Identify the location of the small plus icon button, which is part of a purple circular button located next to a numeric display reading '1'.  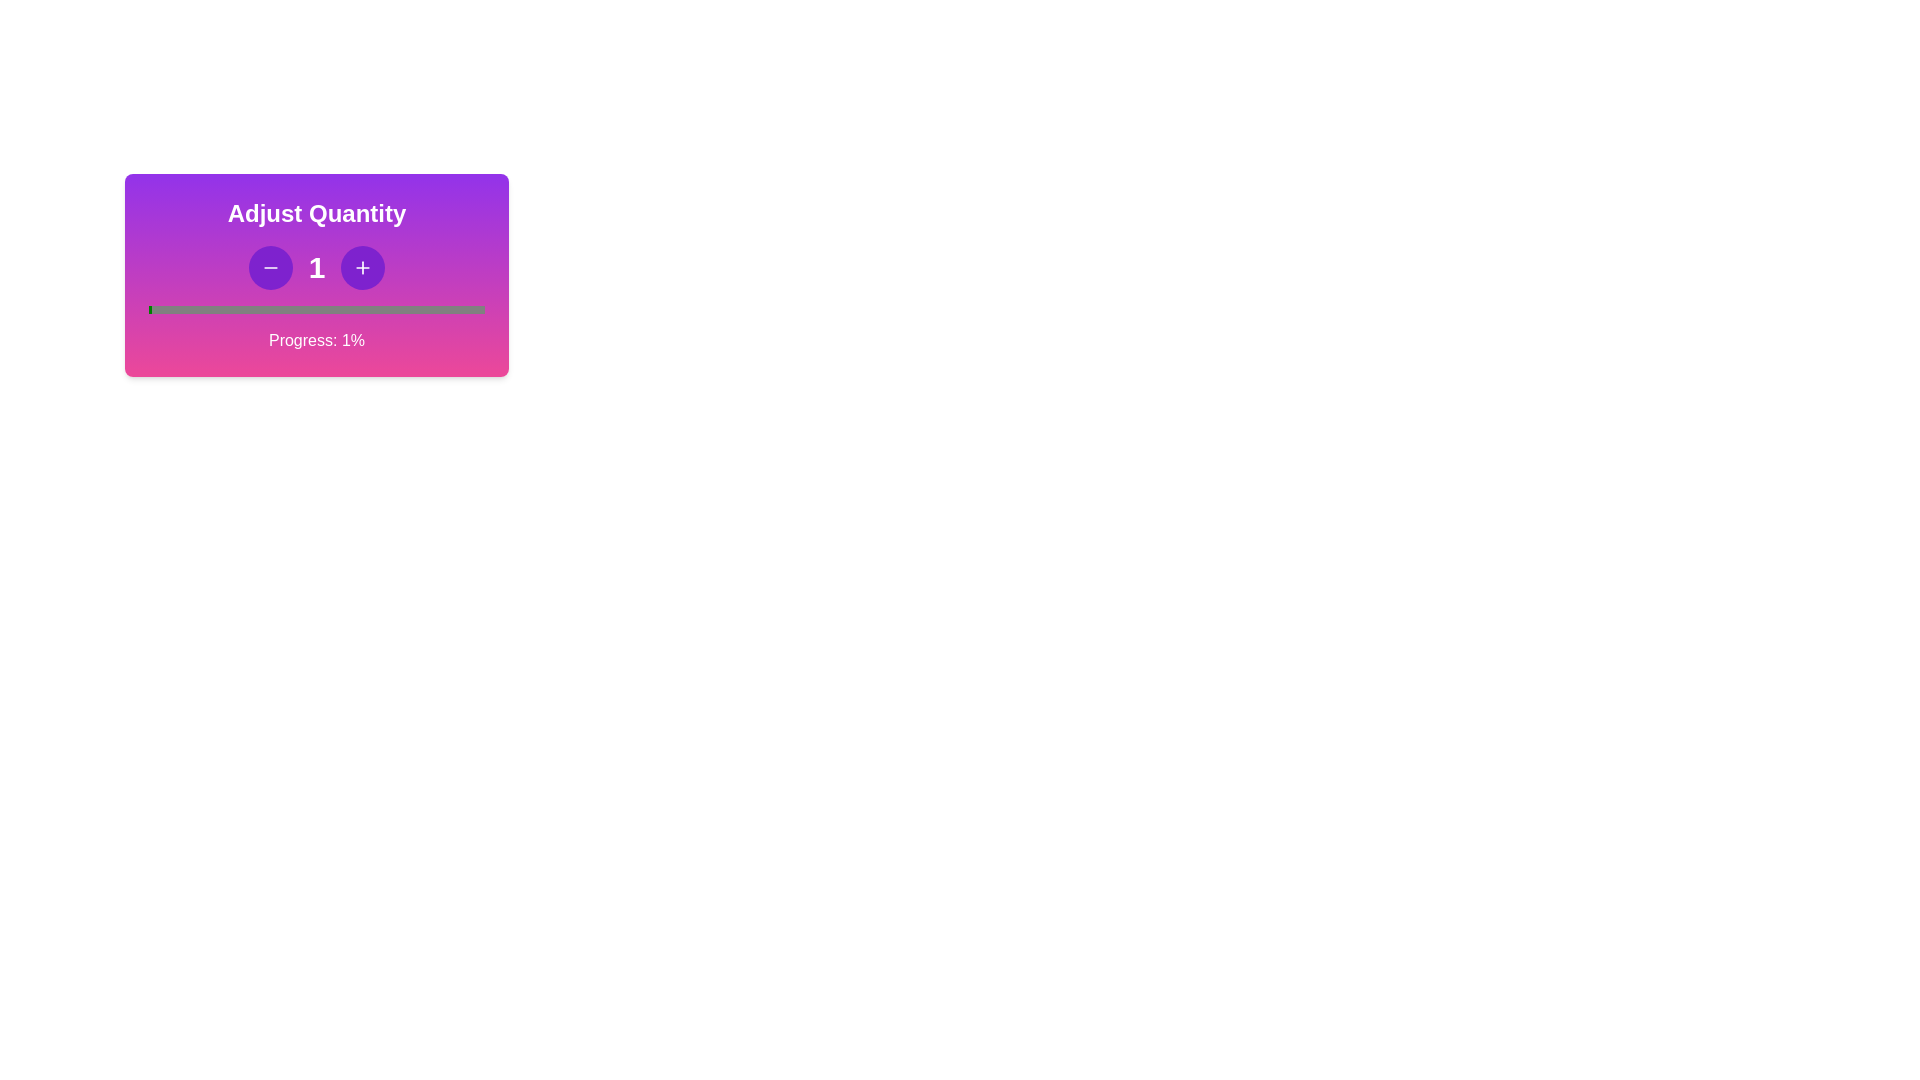
(363, 266).